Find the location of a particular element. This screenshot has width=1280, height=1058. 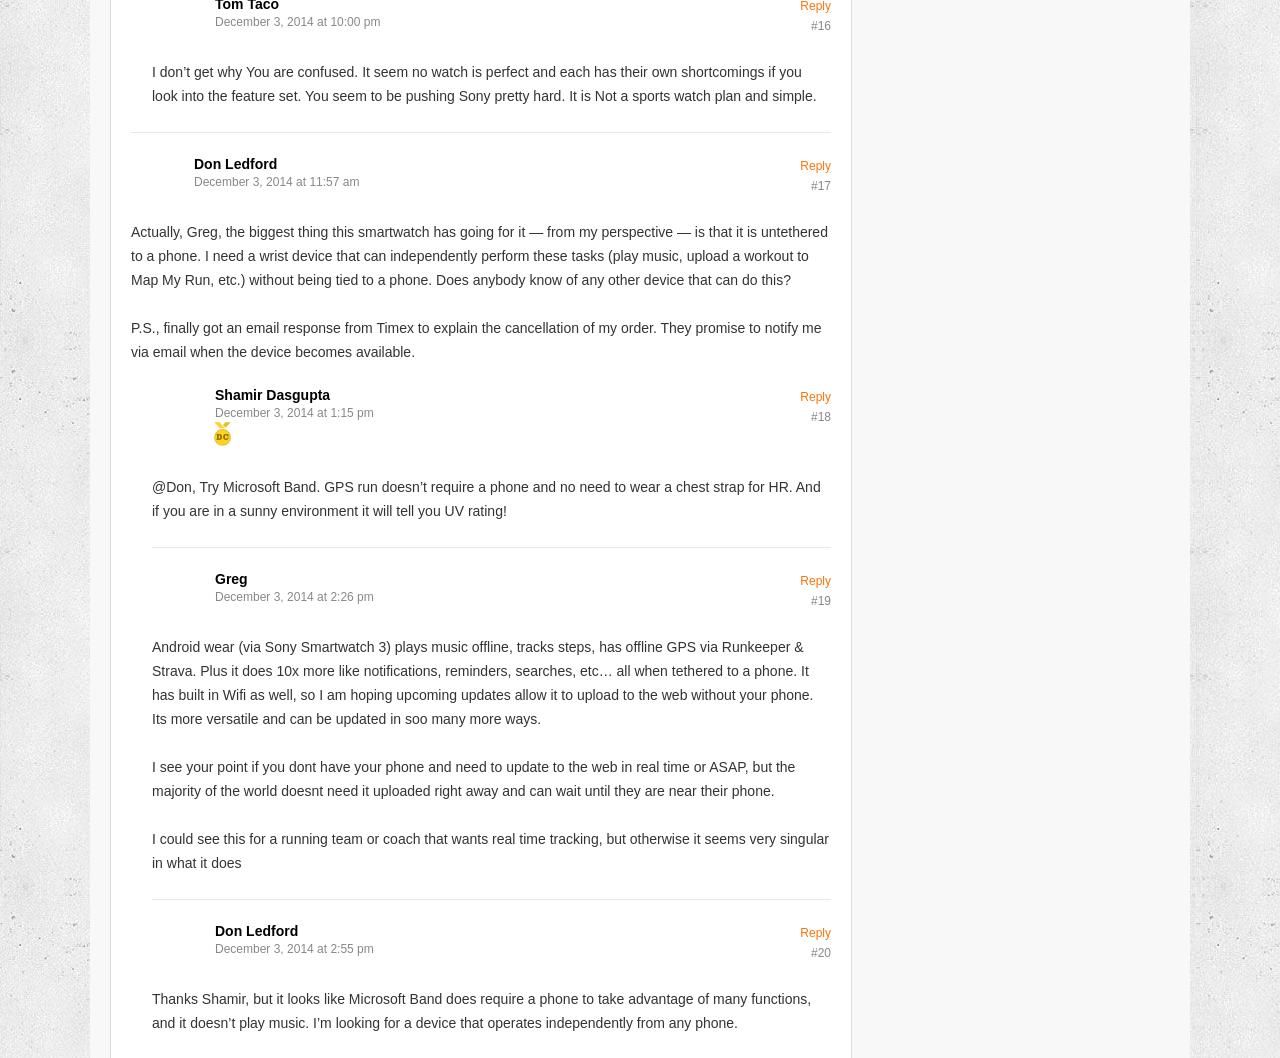

'@Don, Try Microsoft Band. GPS run doesn’t require a phone and no need to wear a chest strap for HR. And if you are in a sunny environment it will tell you UV rating!' is located at coordinates (150, 497).